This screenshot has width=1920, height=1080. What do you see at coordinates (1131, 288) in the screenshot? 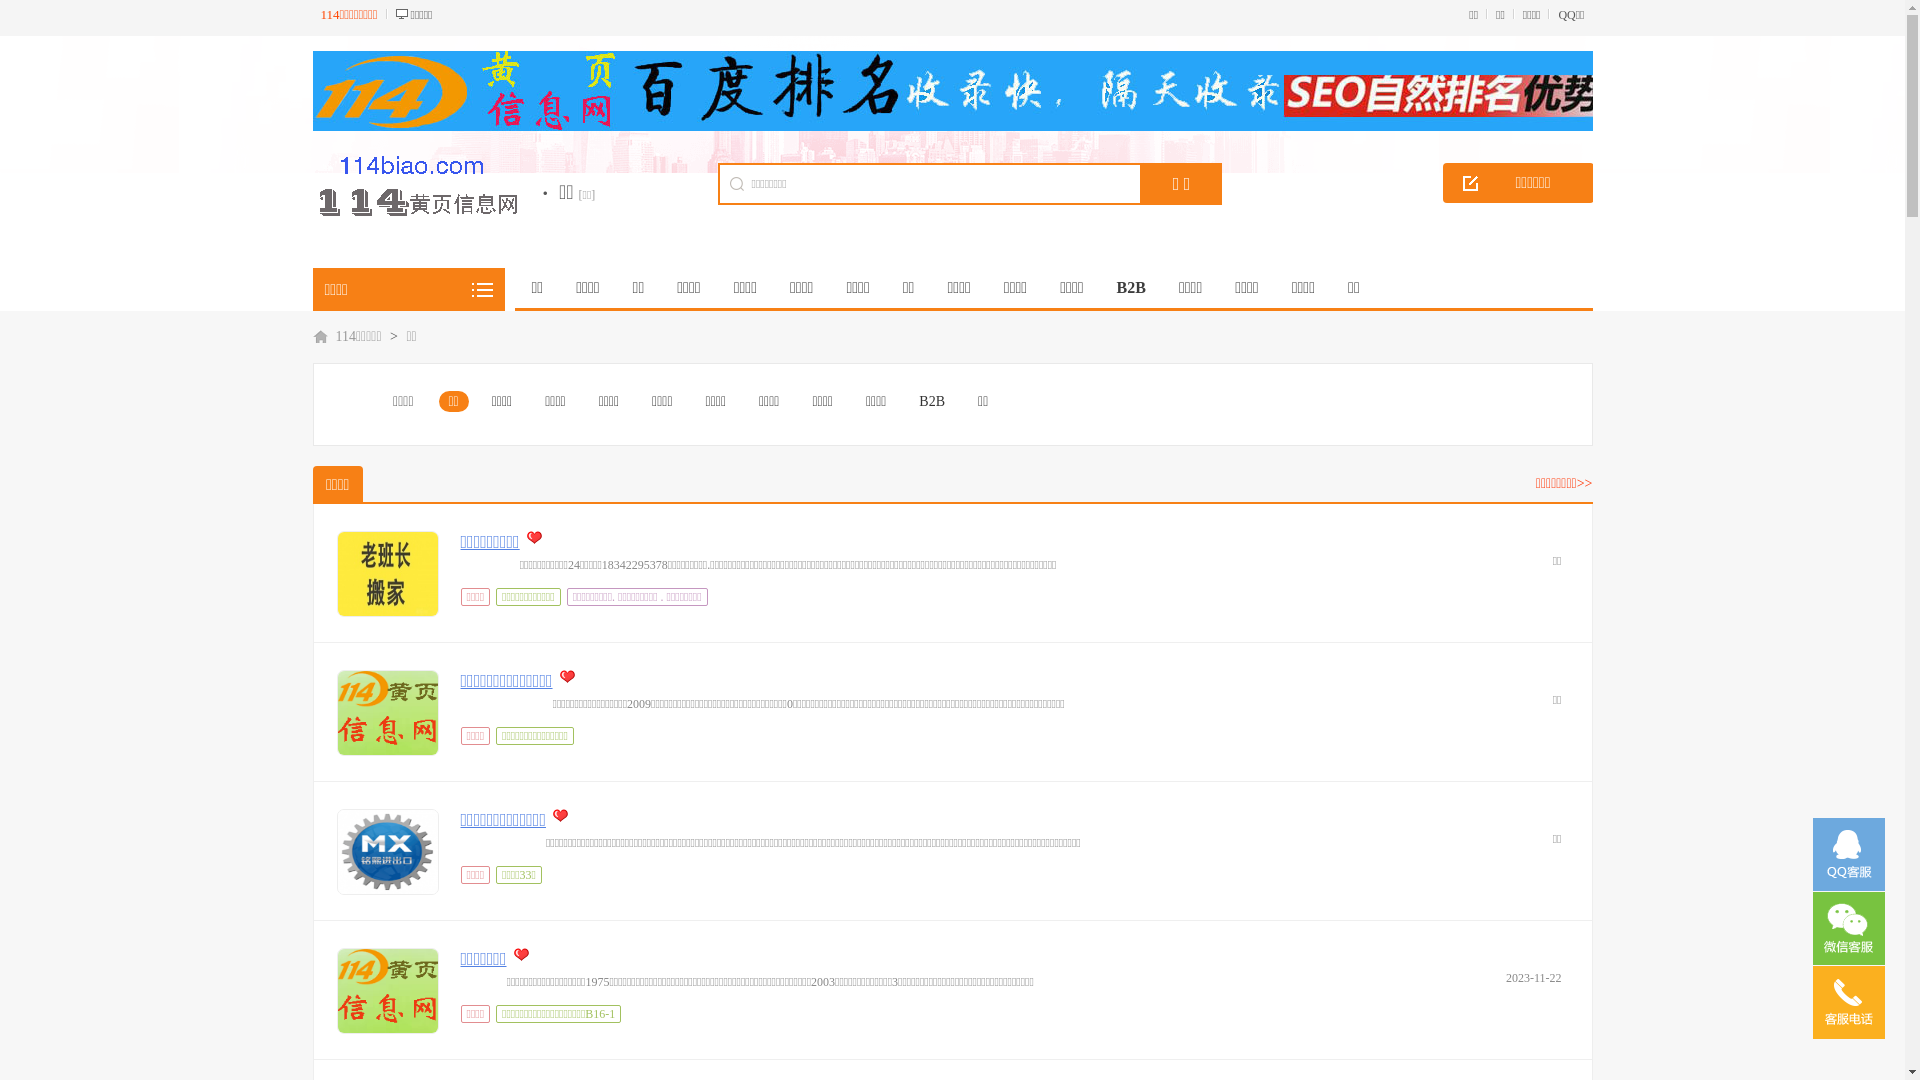
I see `'B2B'` at bounding box center [1131, 288].